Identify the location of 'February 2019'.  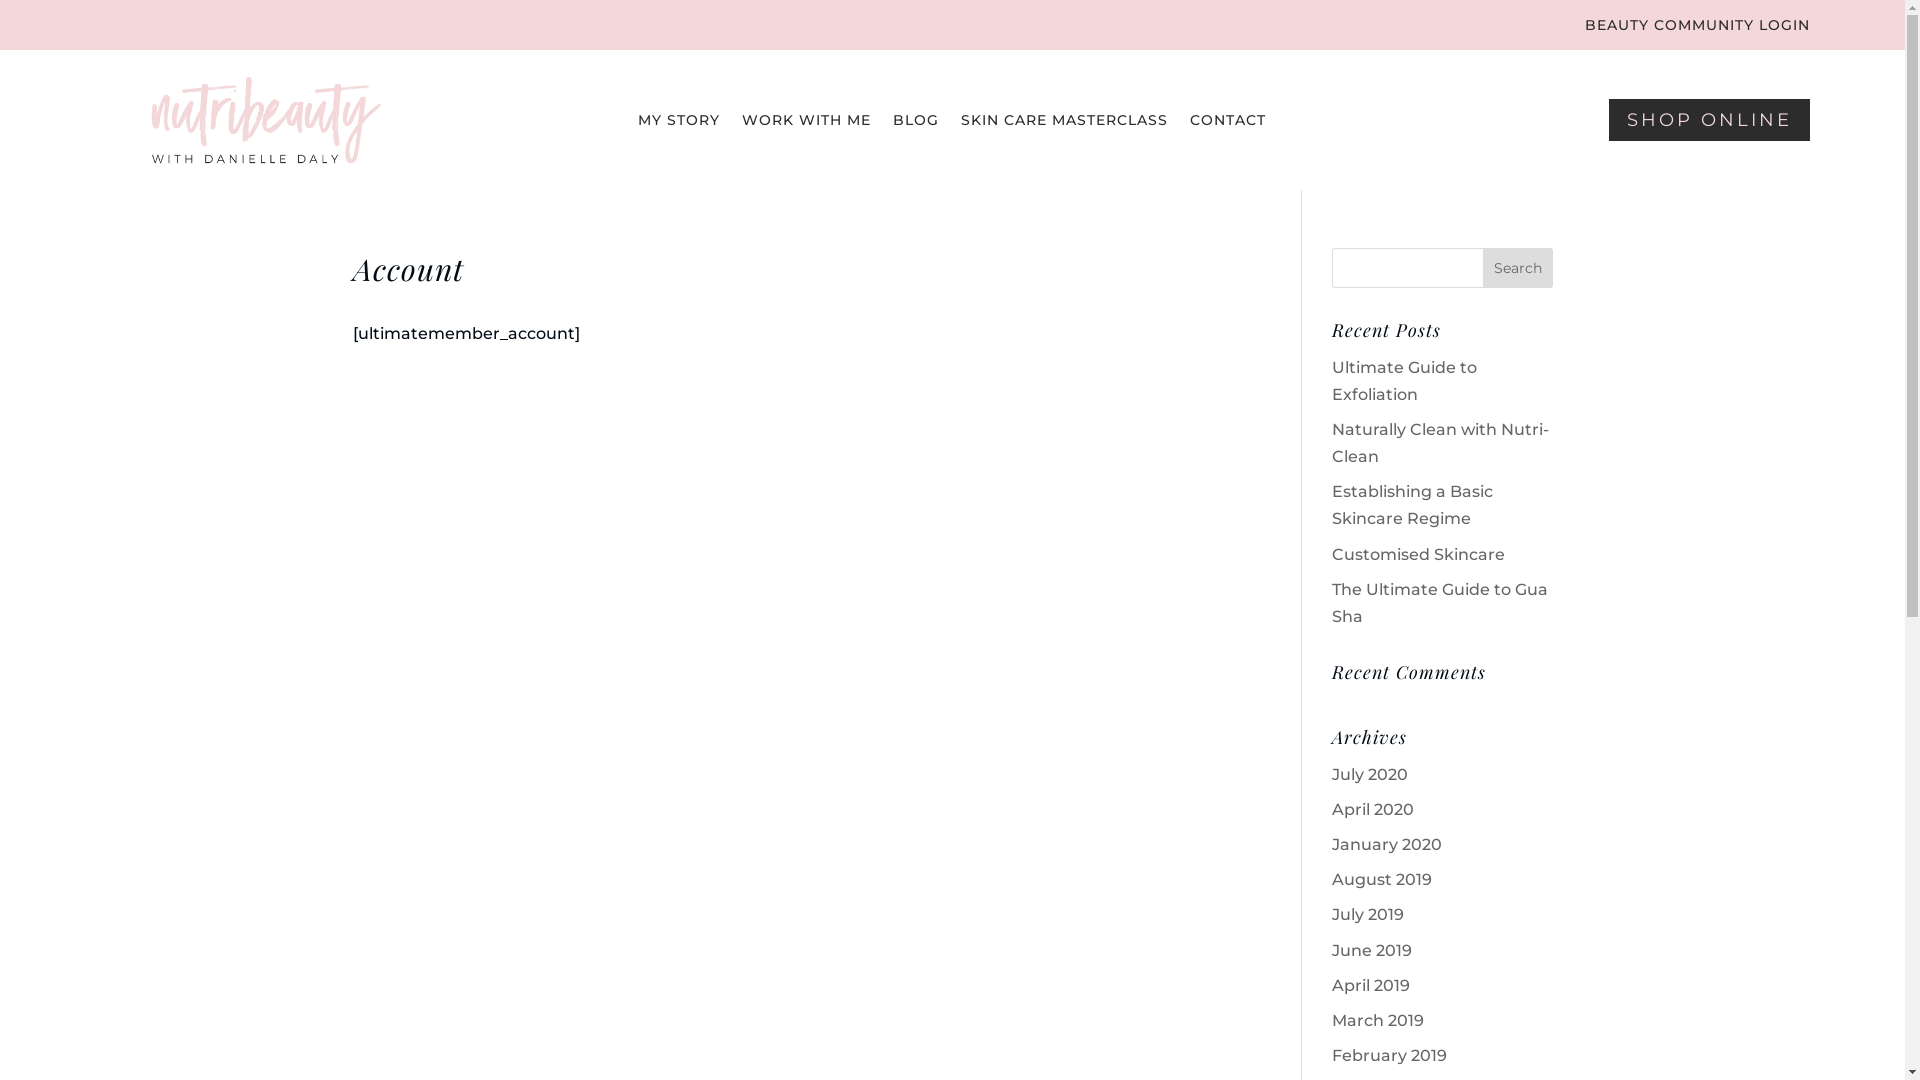
(1331, 1054).